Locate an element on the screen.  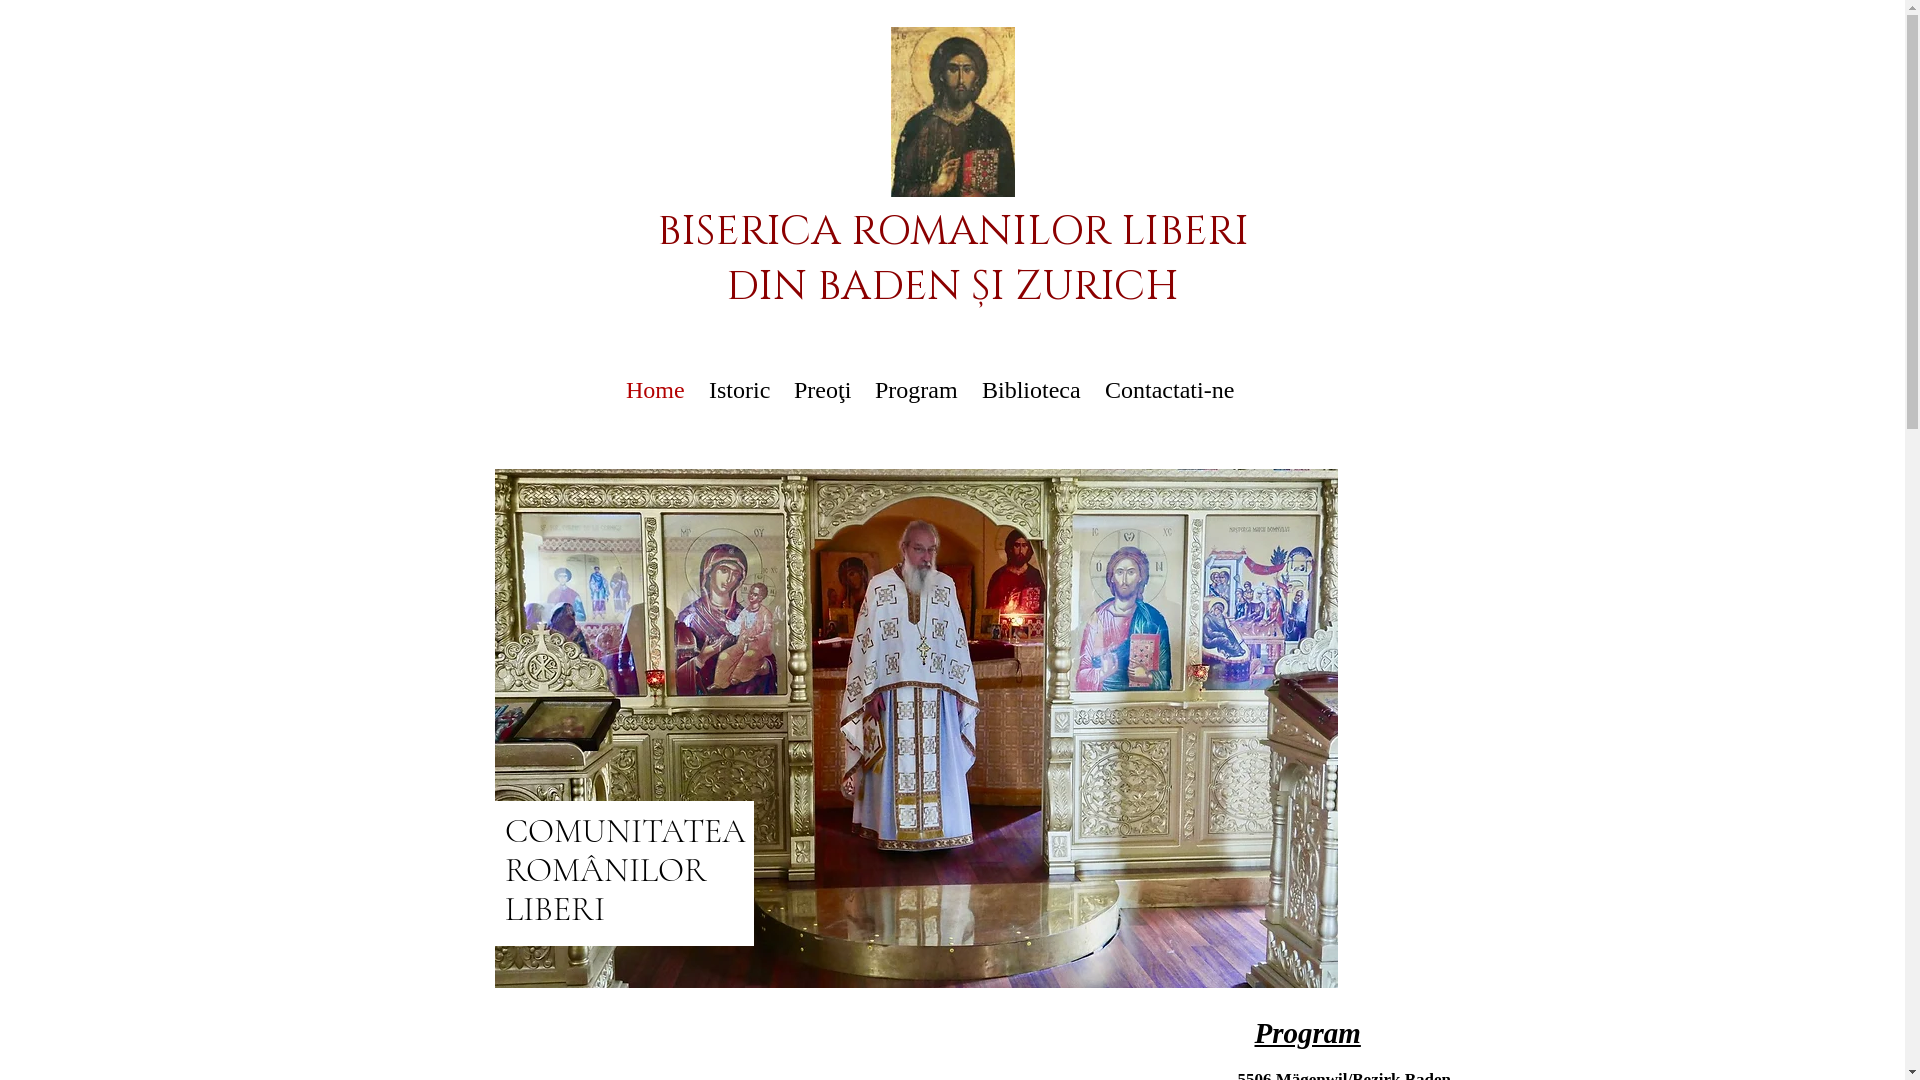
'Contactati-ne' is located at coordinates (1169, 390).